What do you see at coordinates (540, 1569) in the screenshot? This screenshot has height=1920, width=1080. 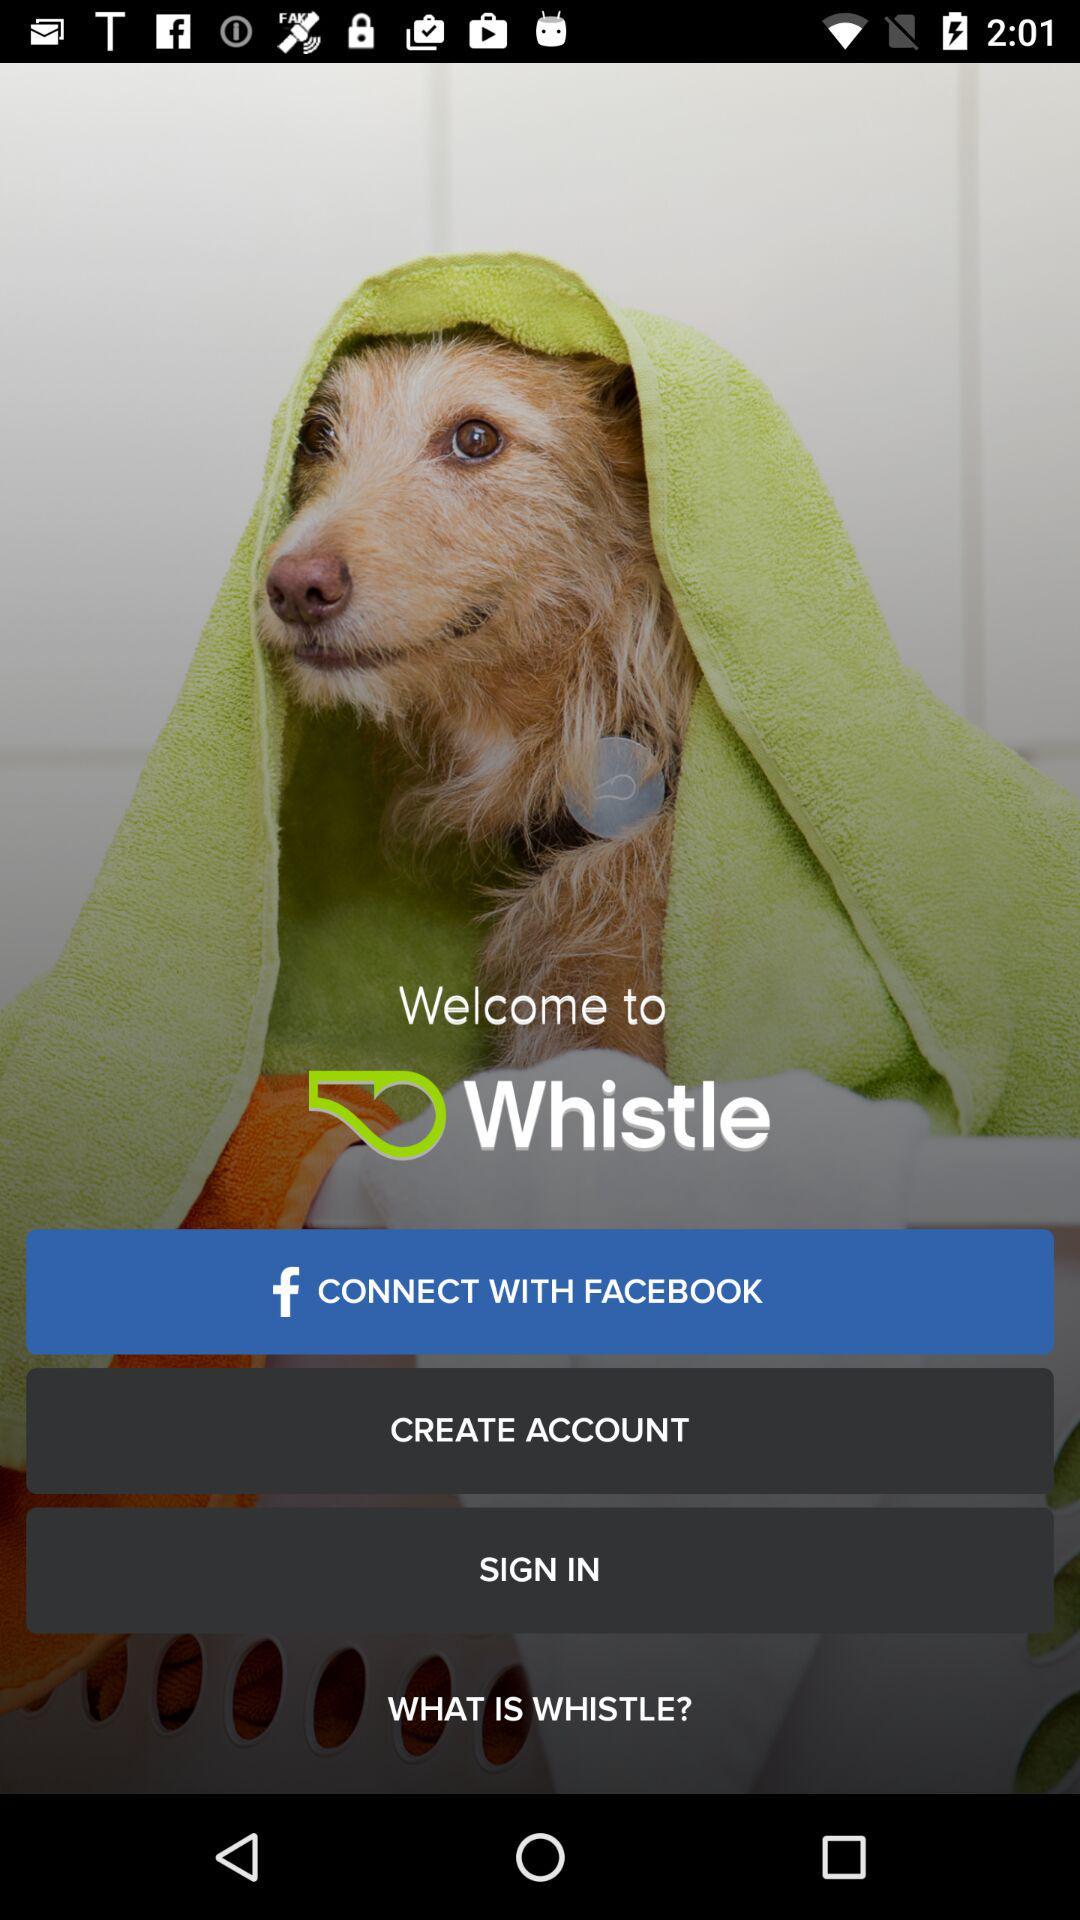 I see `the icon above the what is whistle? icon` at bounding box center [540, 1569].